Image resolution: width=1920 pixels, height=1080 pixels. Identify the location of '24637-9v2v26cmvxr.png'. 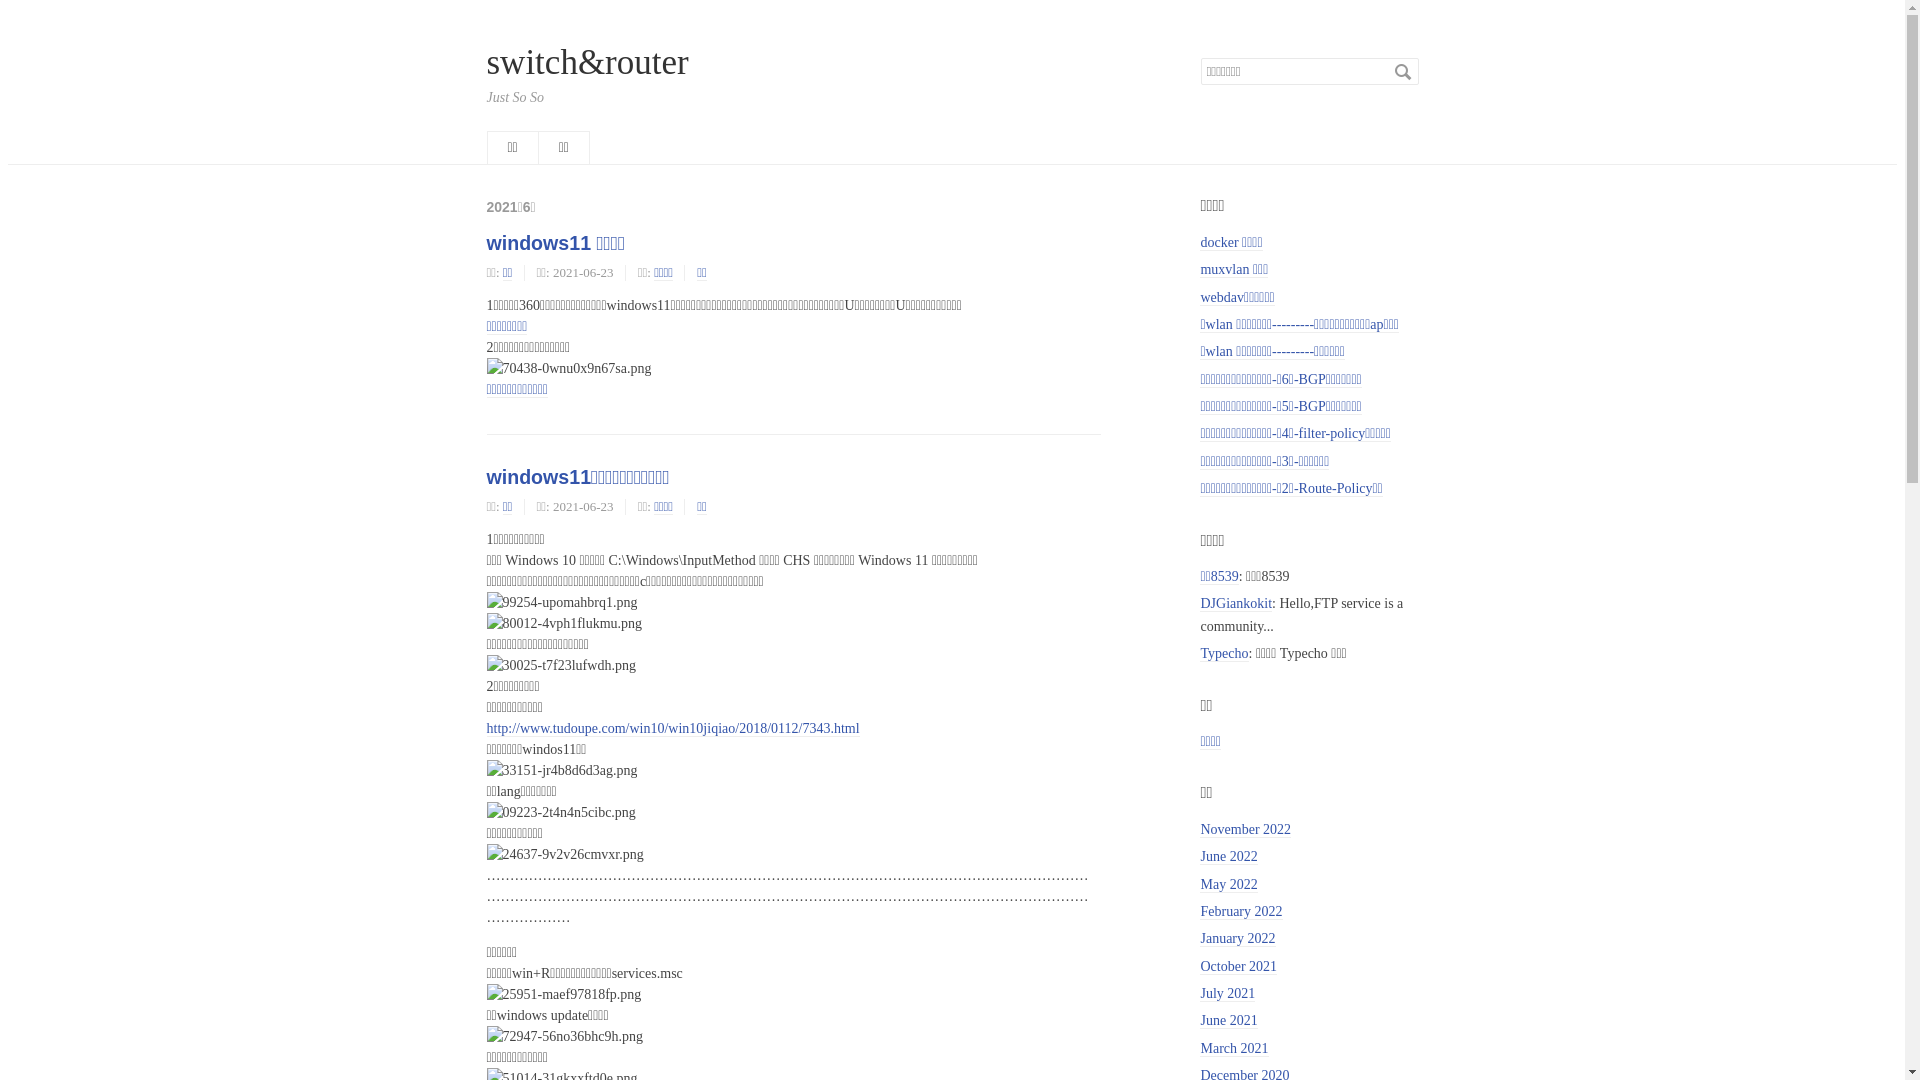
(485, 854).